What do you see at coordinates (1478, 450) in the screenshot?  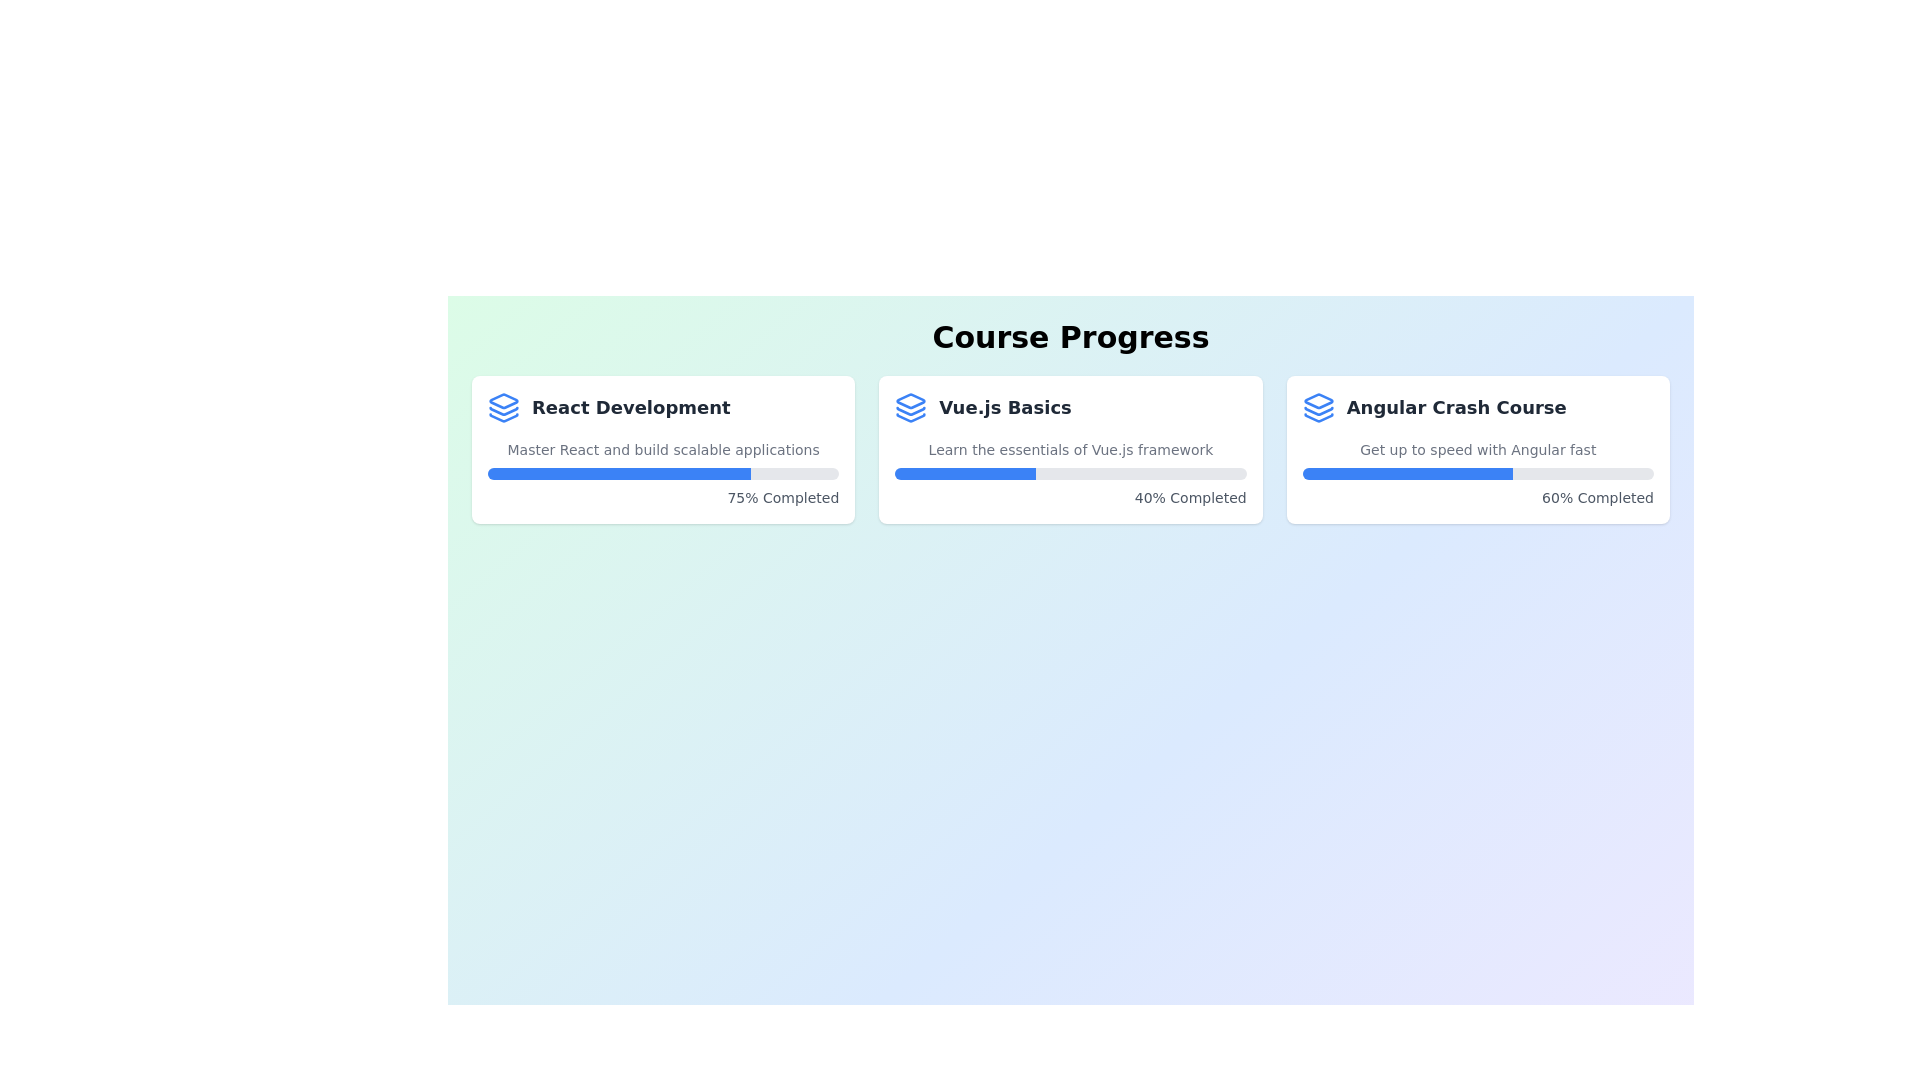 I see `the course card for Angular Crash Course` at bounding box center [1478, 450].